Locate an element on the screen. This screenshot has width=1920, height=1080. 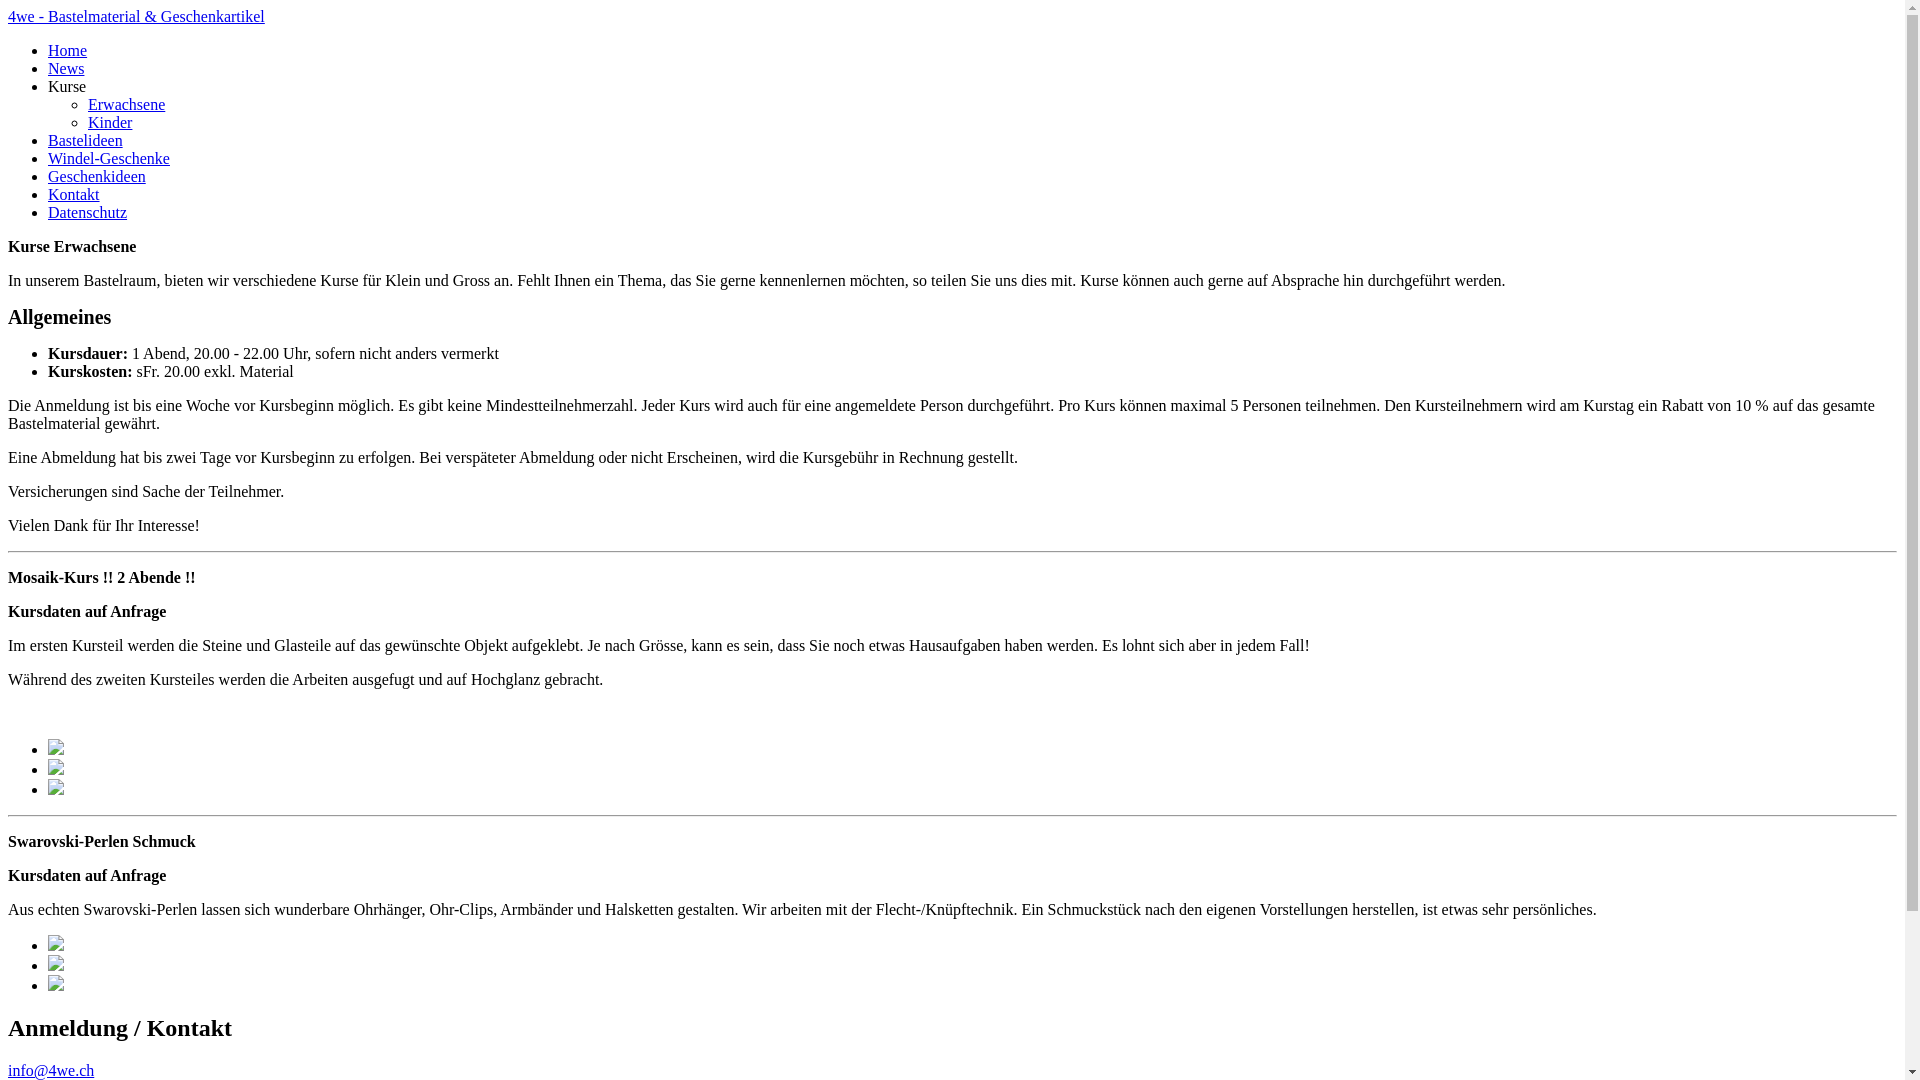
'4we - Bastelmaterial & Geschenkartikel' is located at coordinates (135, 16).